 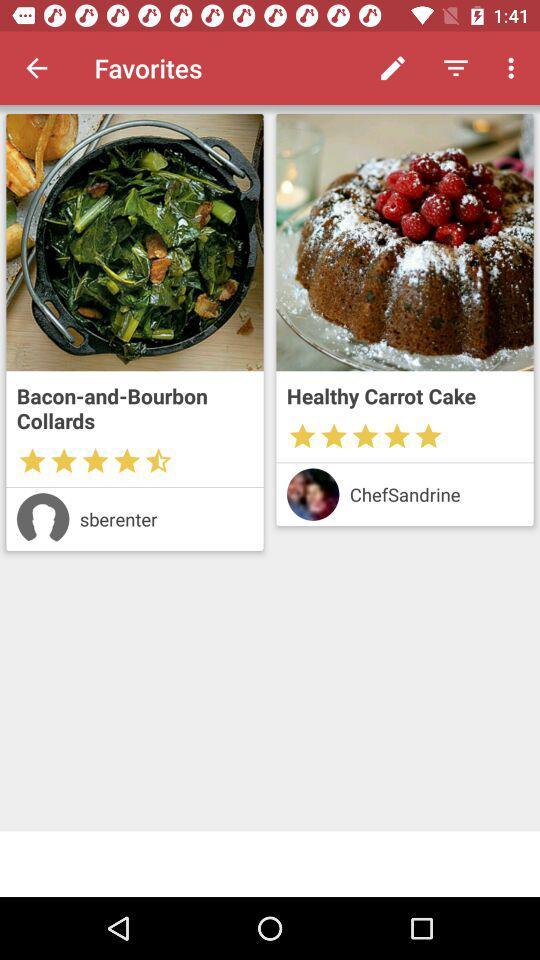 I want to click on profile, so click(x=43, y=518).